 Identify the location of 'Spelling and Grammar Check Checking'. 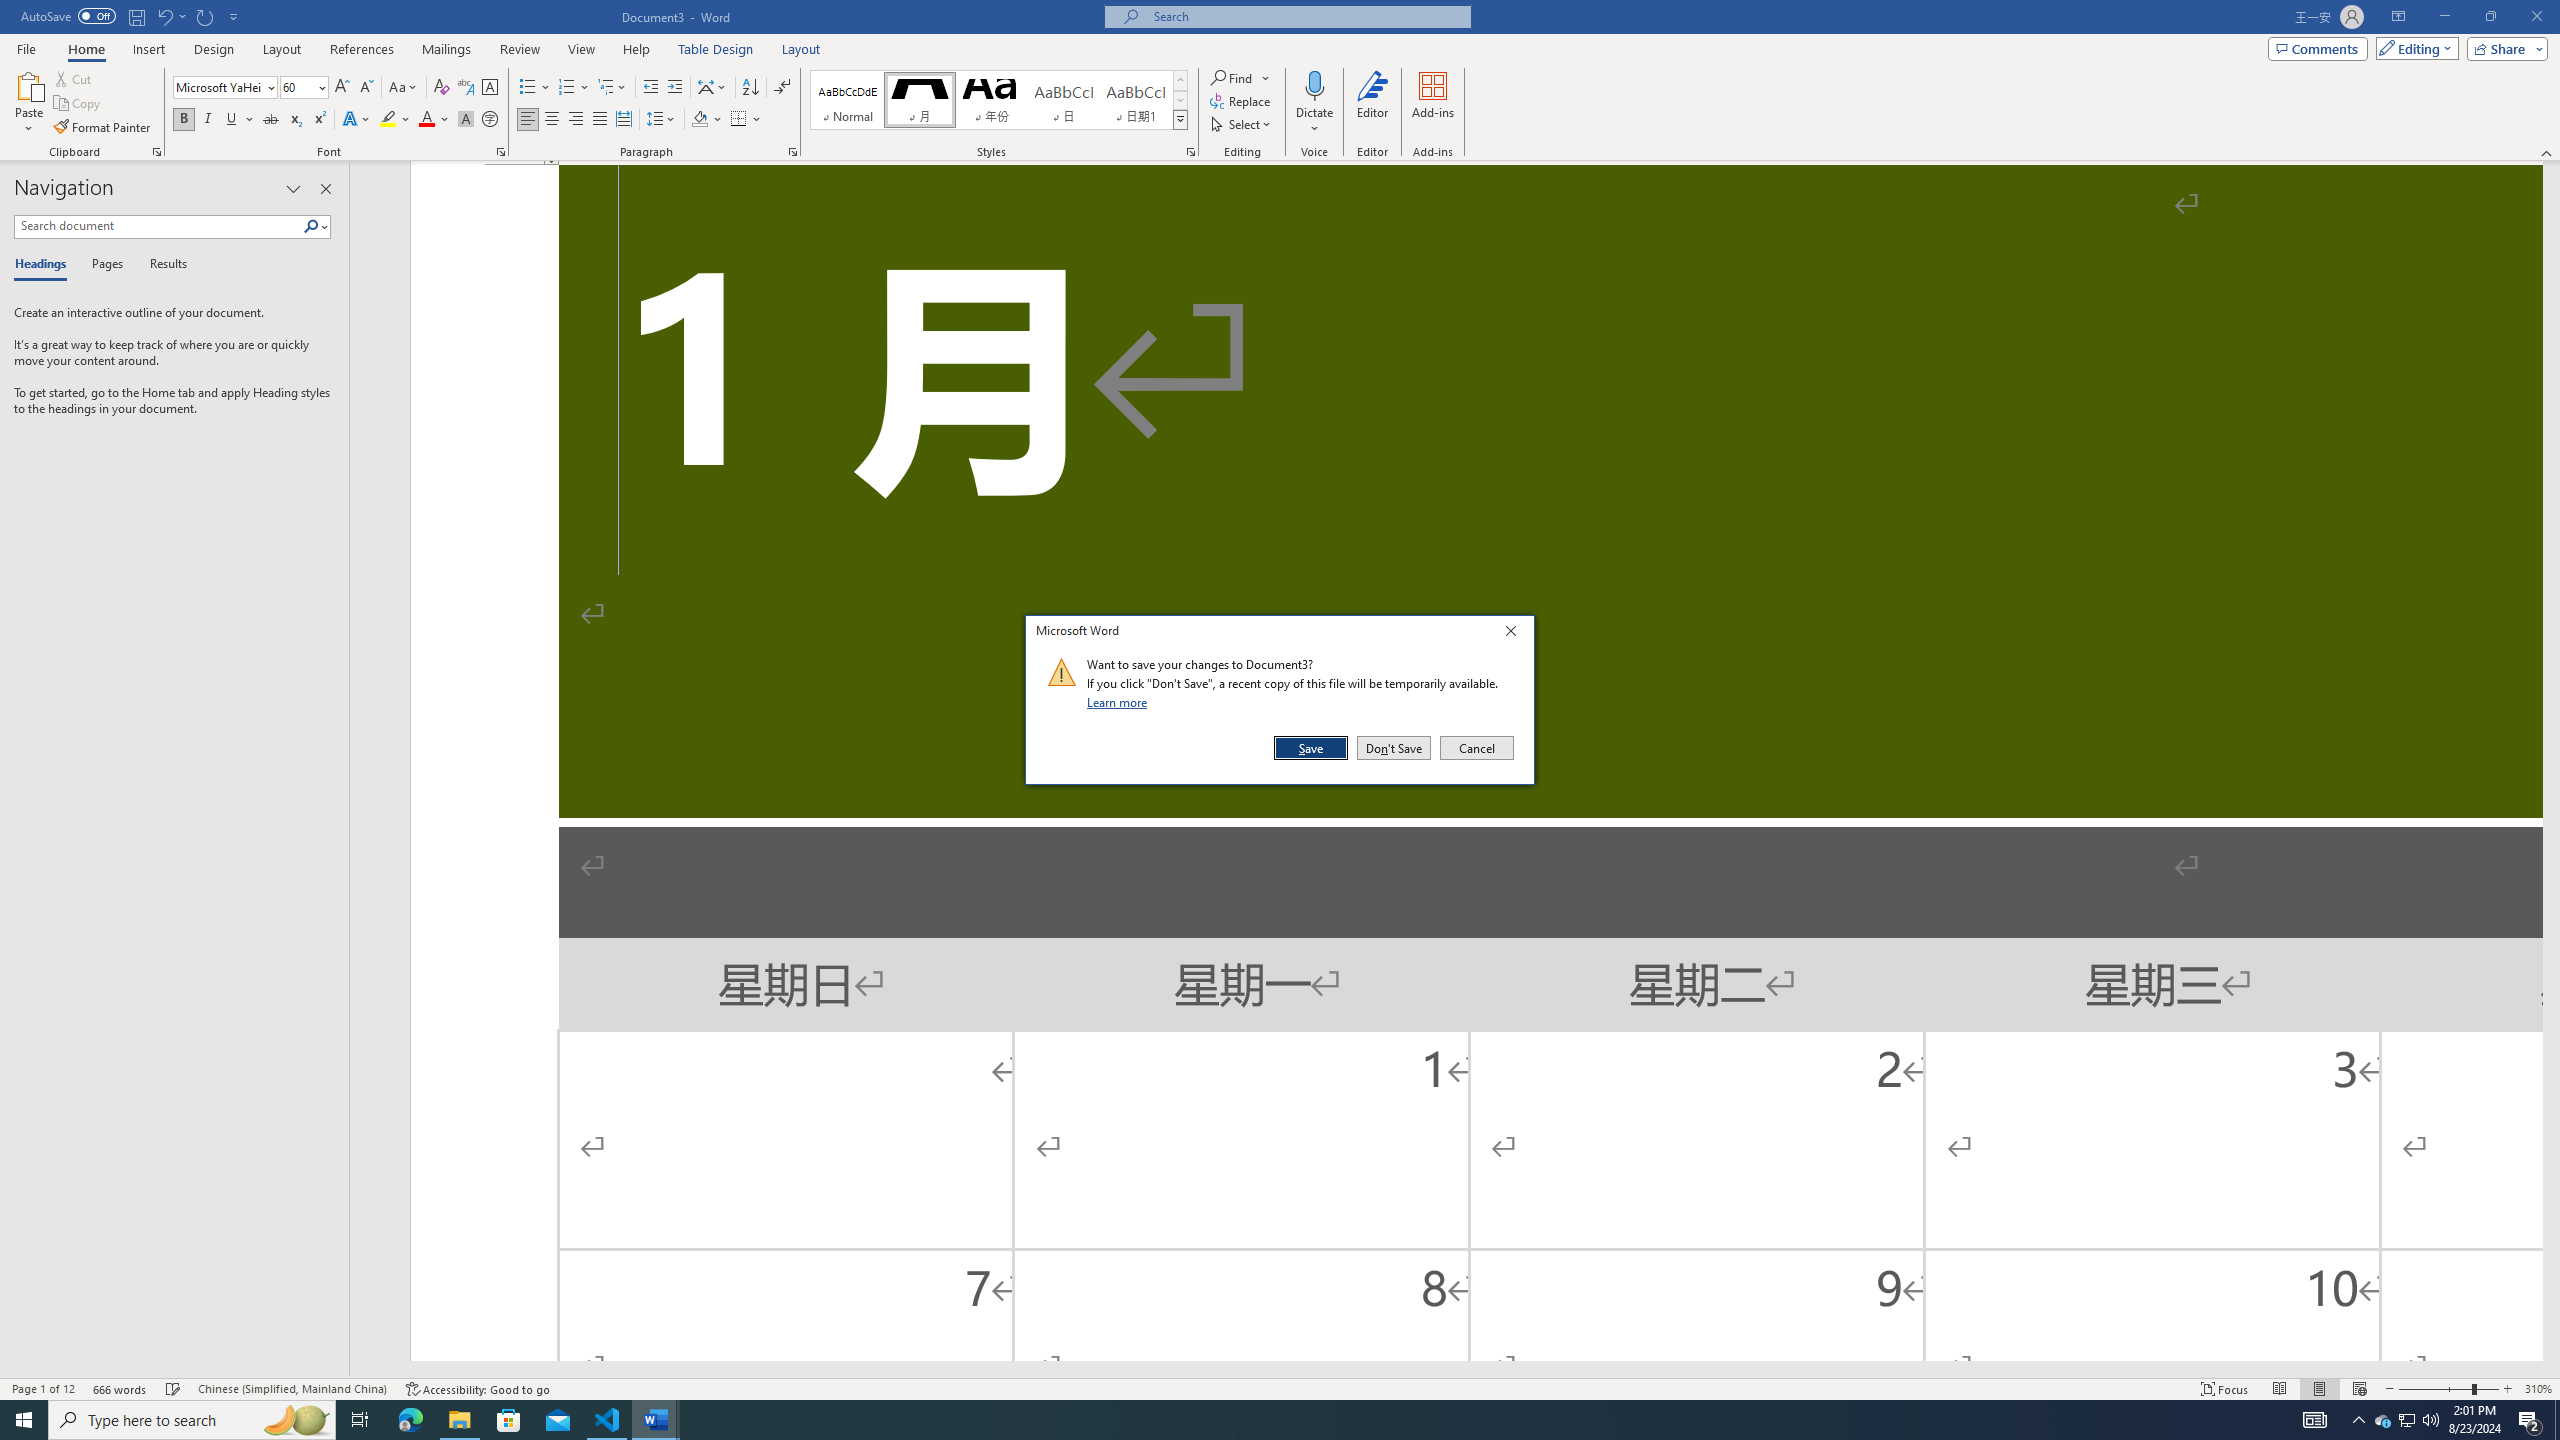
(174, 1389).